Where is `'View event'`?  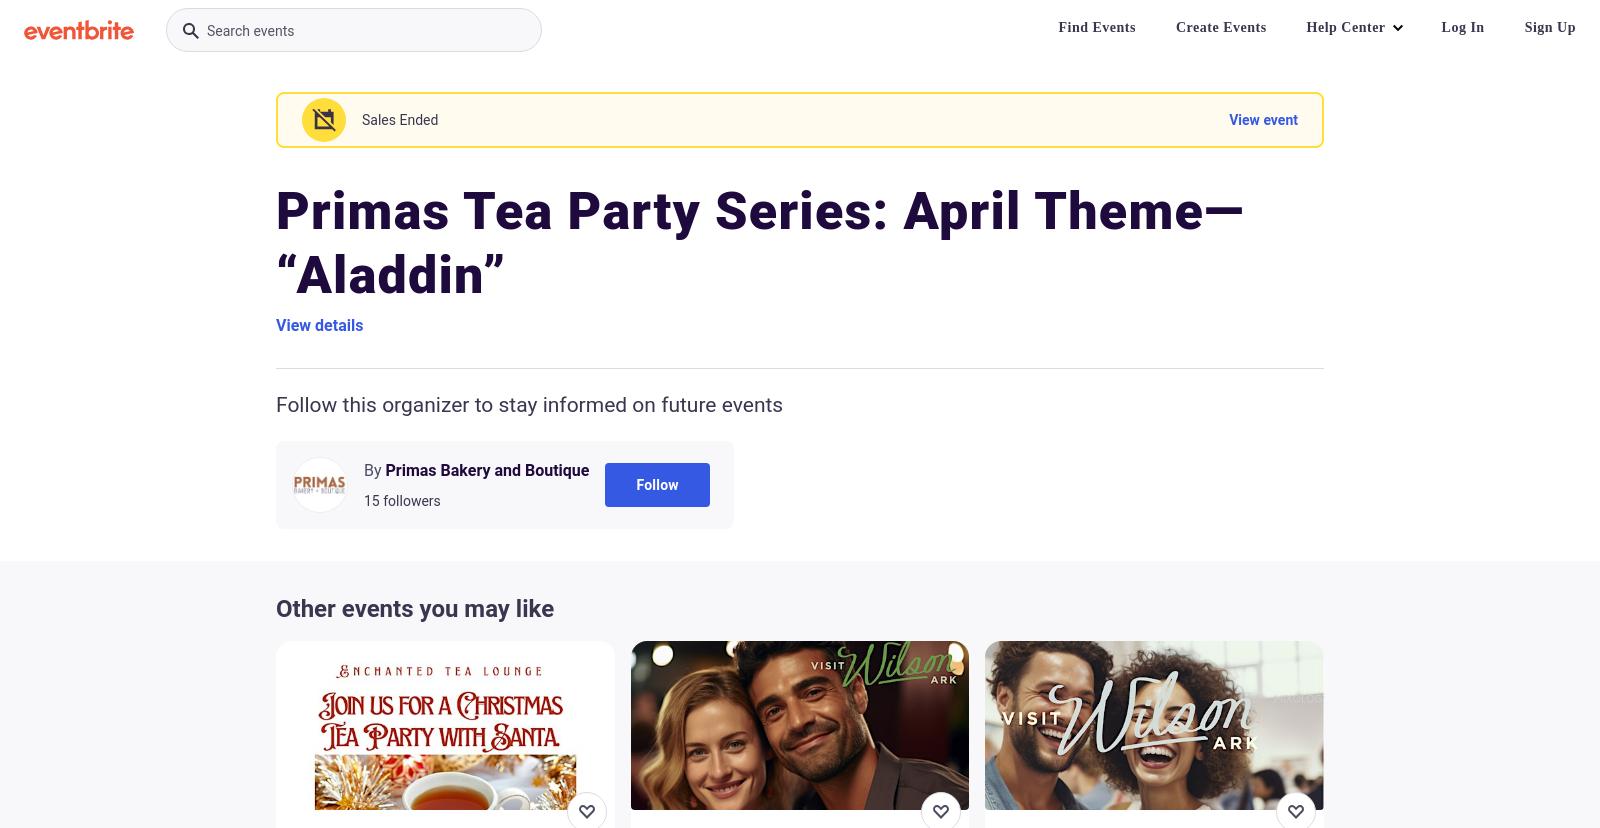 'View event' is located at coordinates (1262, 118).